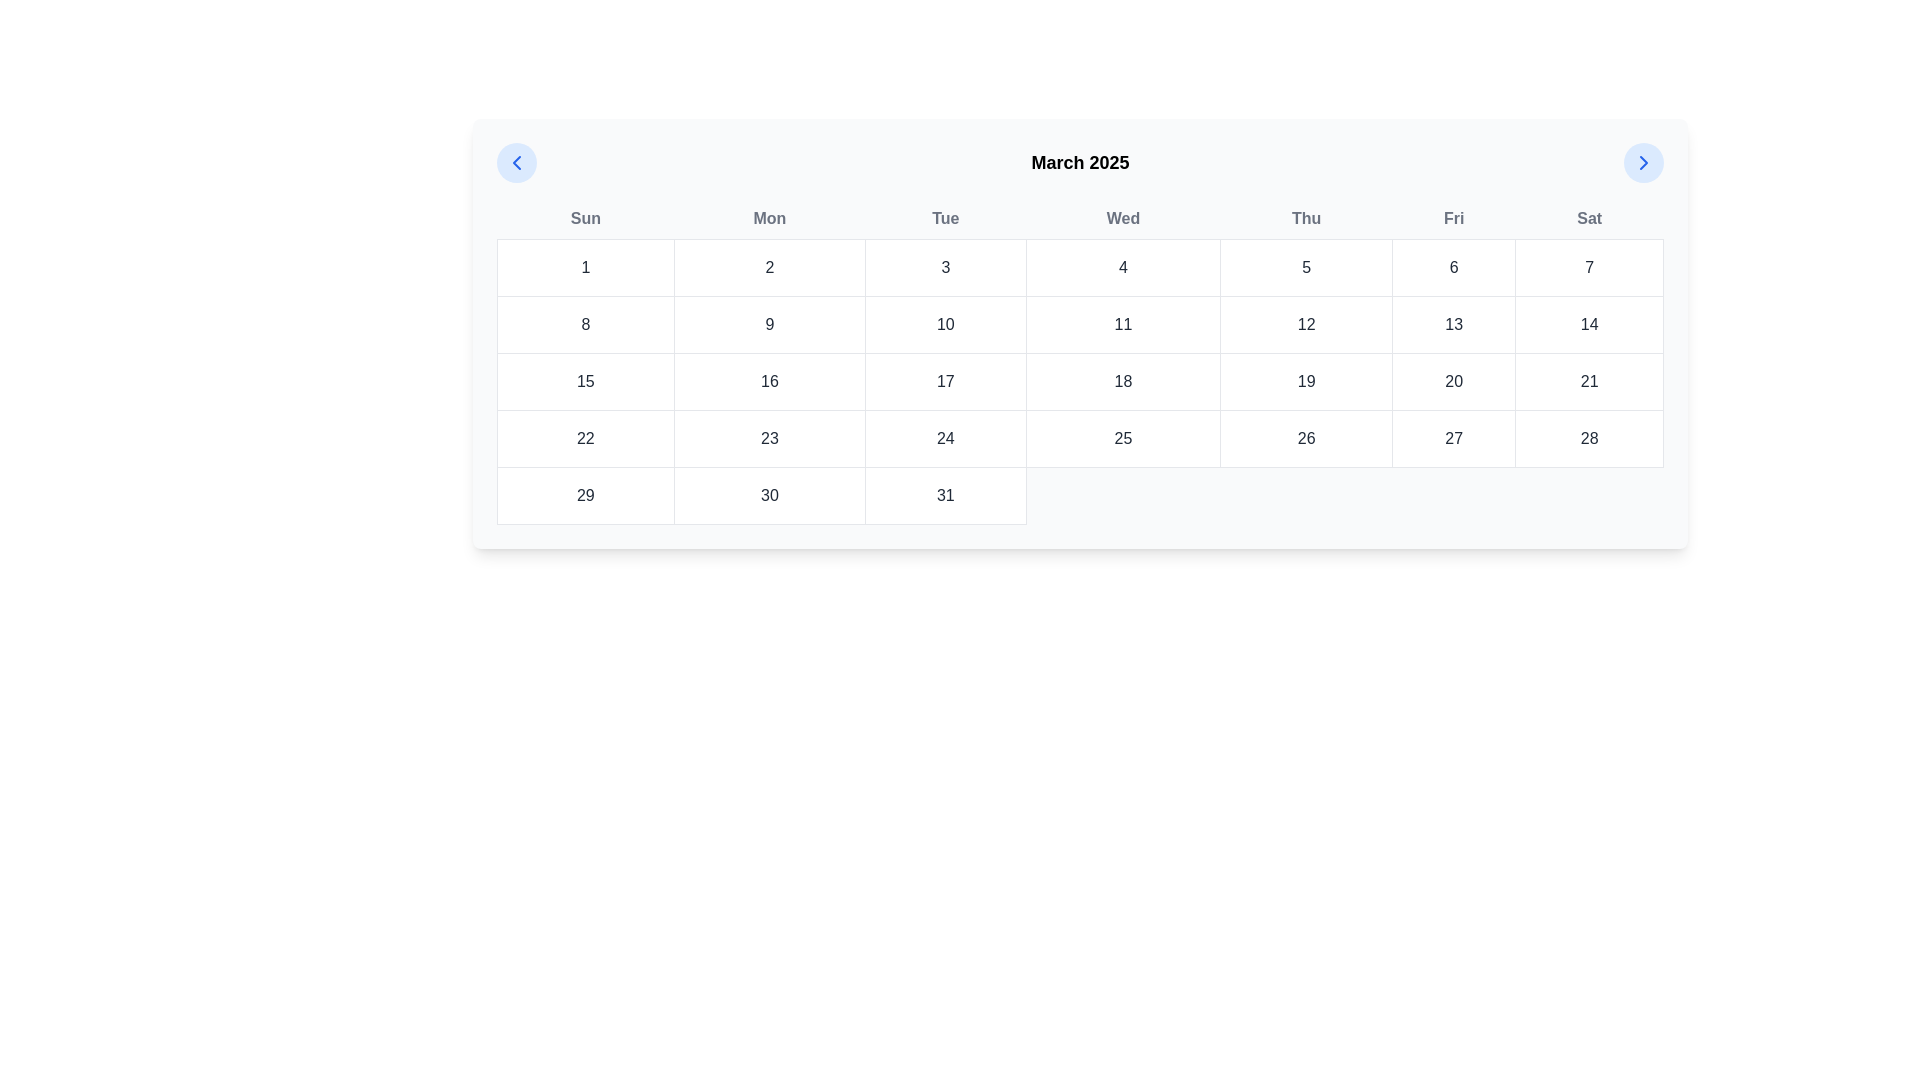 Image resolution: width=1920 pixels, height=1080 pixels. I want to click on the static text display that shows the currently selected month and year in the calendar header, so click(1079, 161).